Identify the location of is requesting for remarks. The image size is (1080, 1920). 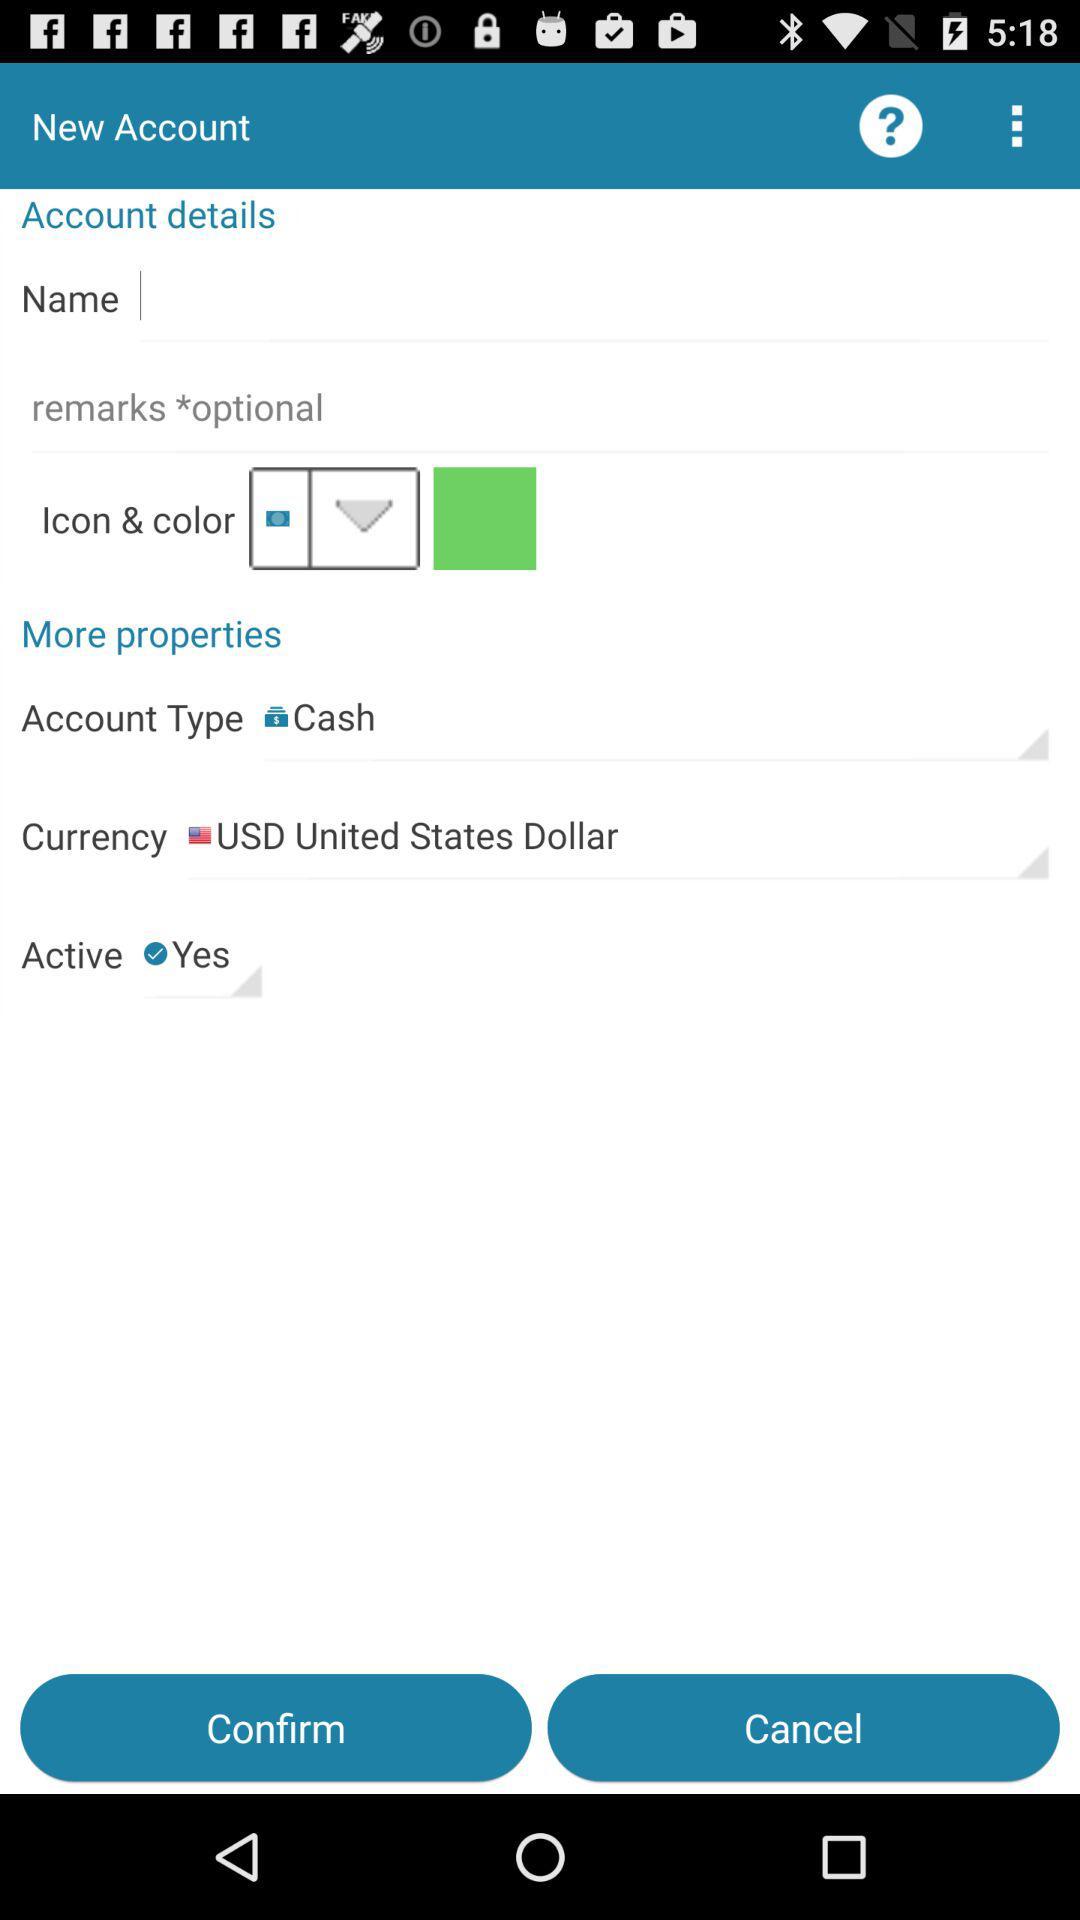
(540, 407).